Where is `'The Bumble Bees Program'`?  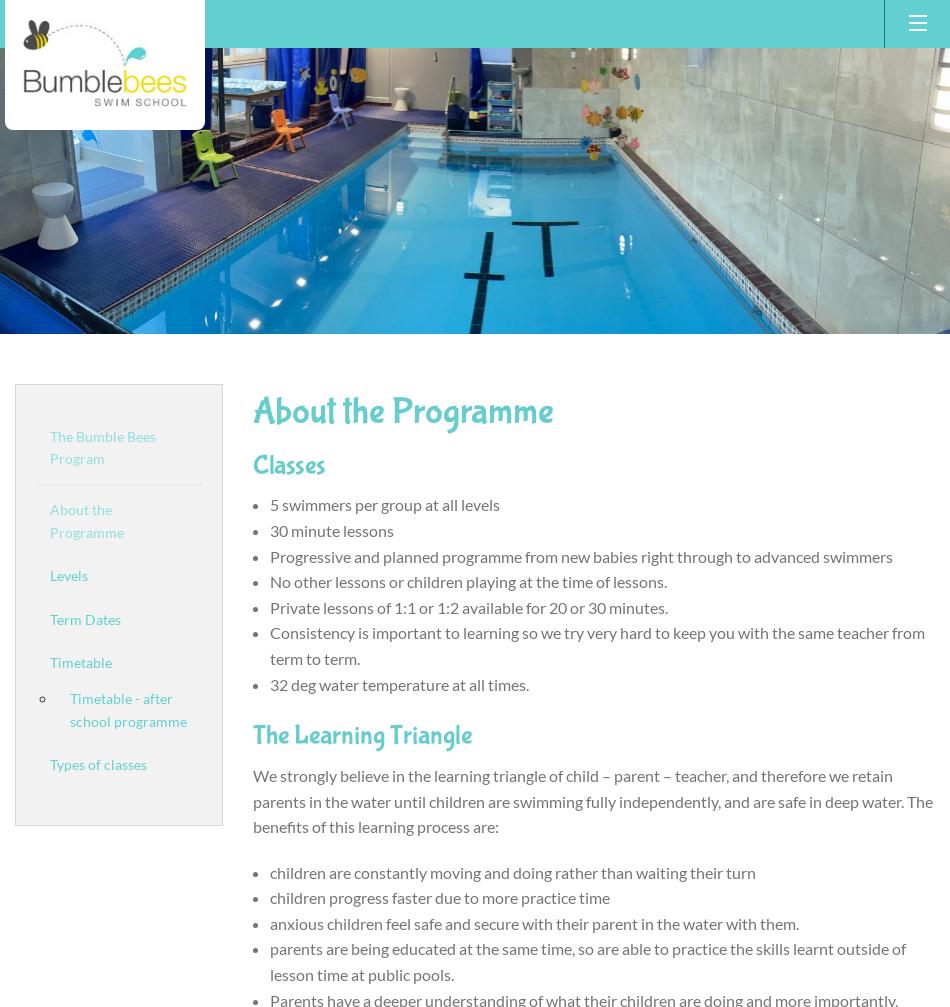 'The Bumble Bees Program' is located at coordinates (102, 446).